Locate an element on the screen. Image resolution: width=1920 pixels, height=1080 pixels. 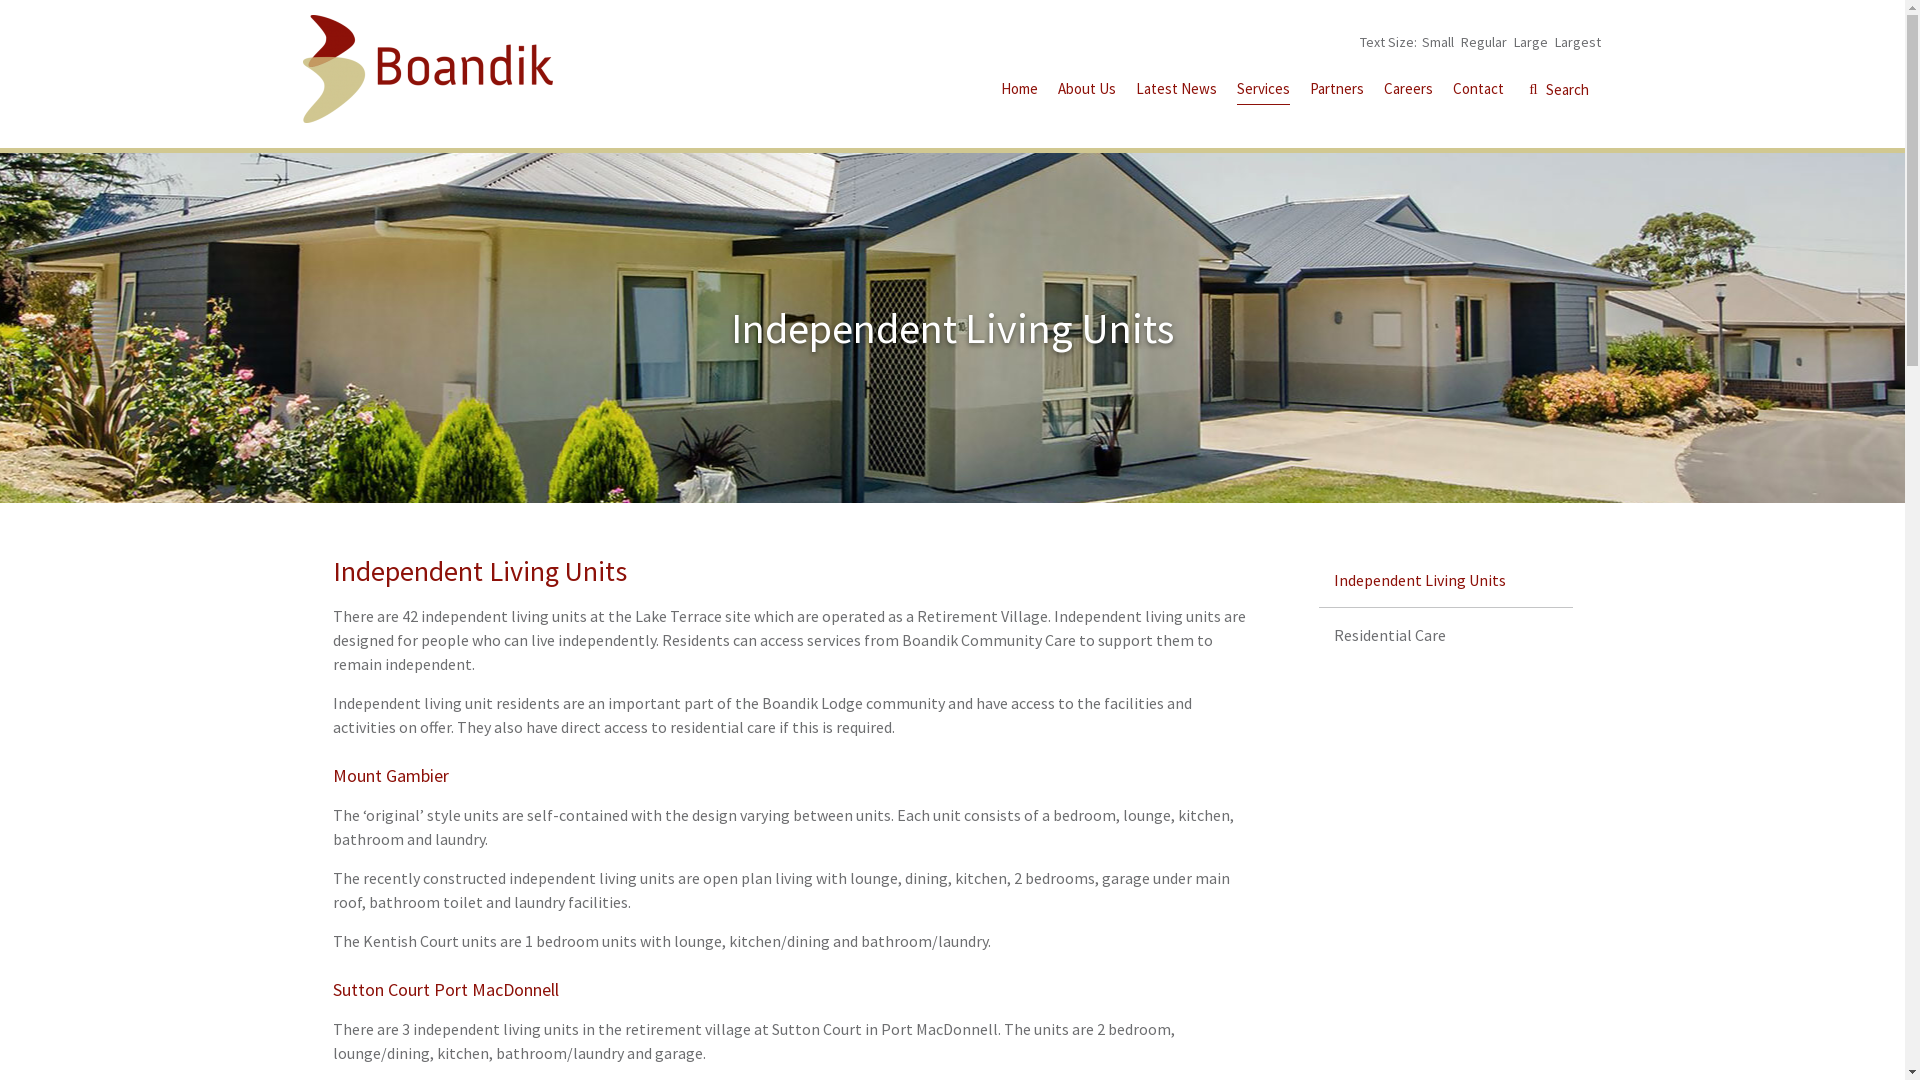
'Residential Care' is located at coordinates (1445, 635).